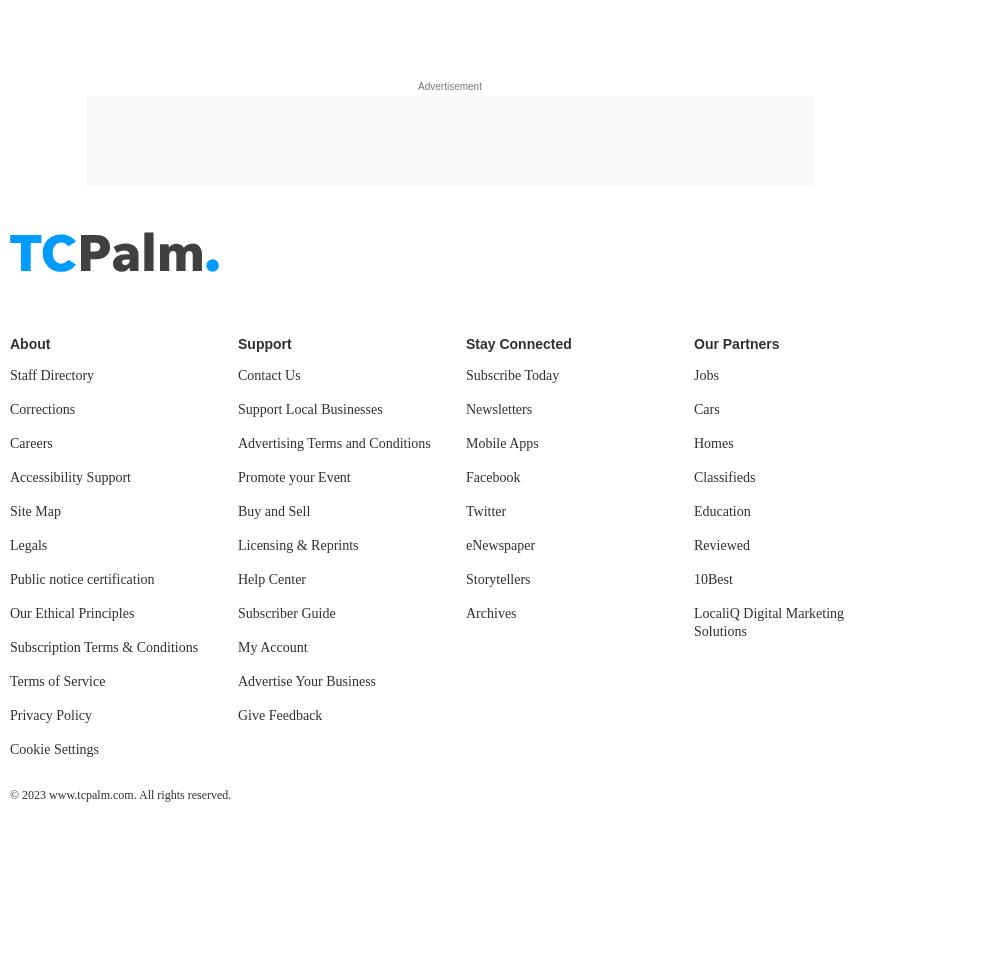  I want to click on 'Subscription Terms & Conditions', so click(103, 86).